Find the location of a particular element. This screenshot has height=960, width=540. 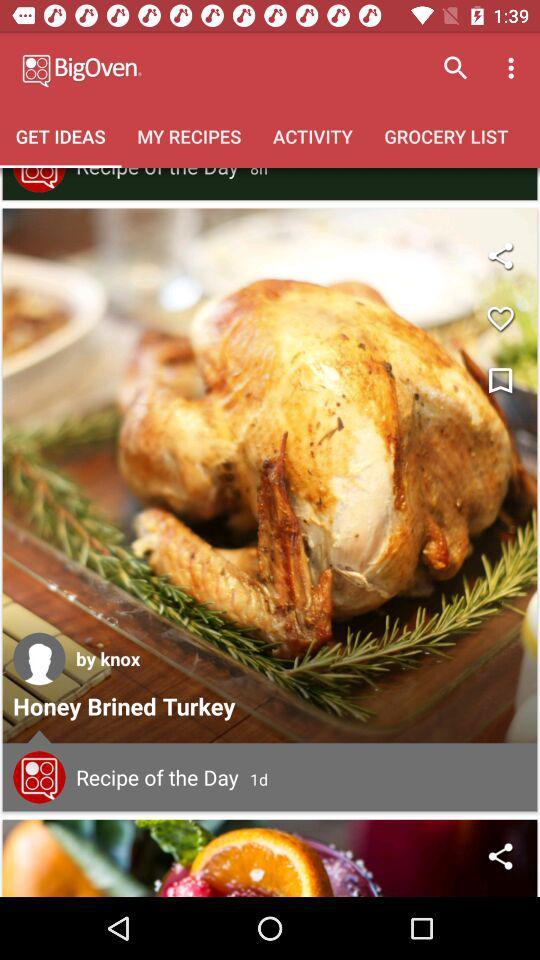

open recipe is located at coordinates (270, 475).